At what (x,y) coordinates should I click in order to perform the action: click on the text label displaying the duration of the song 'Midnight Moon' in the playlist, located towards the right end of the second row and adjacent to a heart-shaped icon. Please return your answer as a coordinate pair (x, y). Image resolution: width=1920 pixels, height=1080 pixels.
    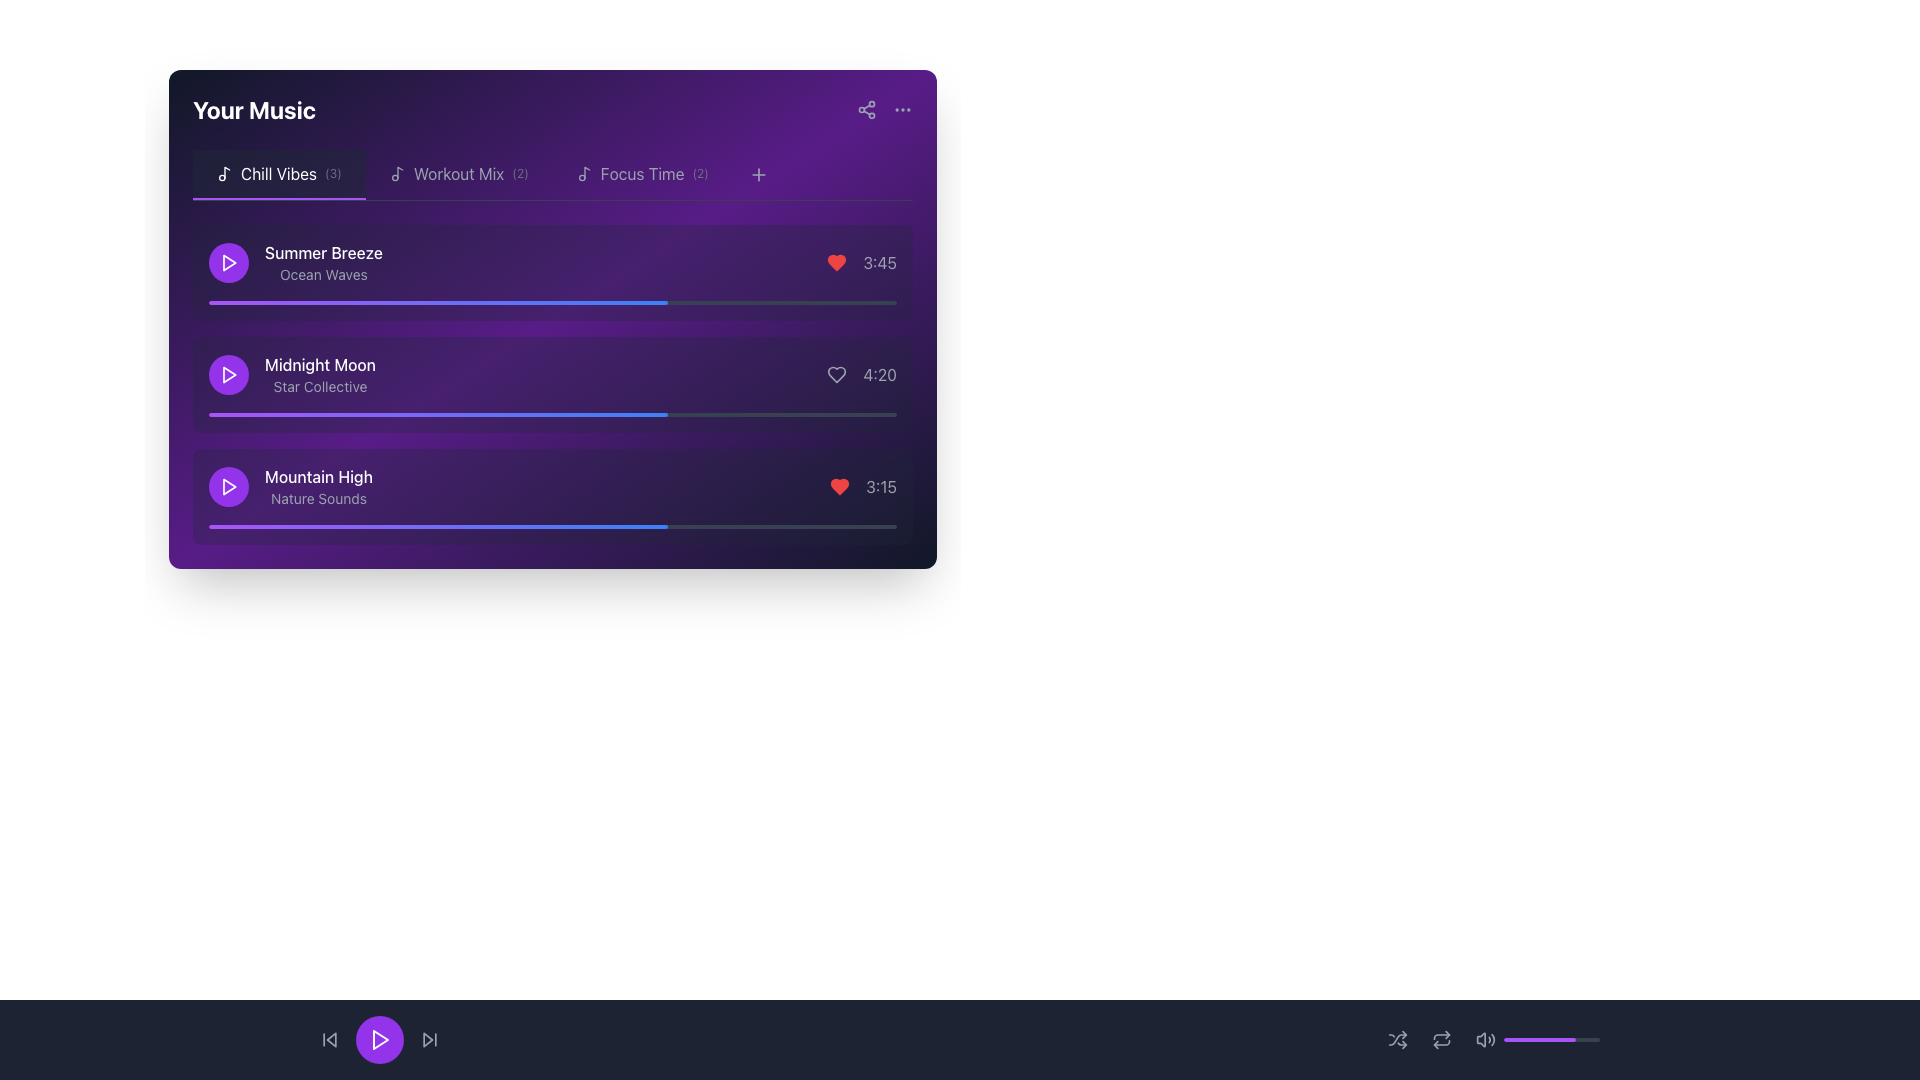
    Looking at the image, I should click on (880, 374).